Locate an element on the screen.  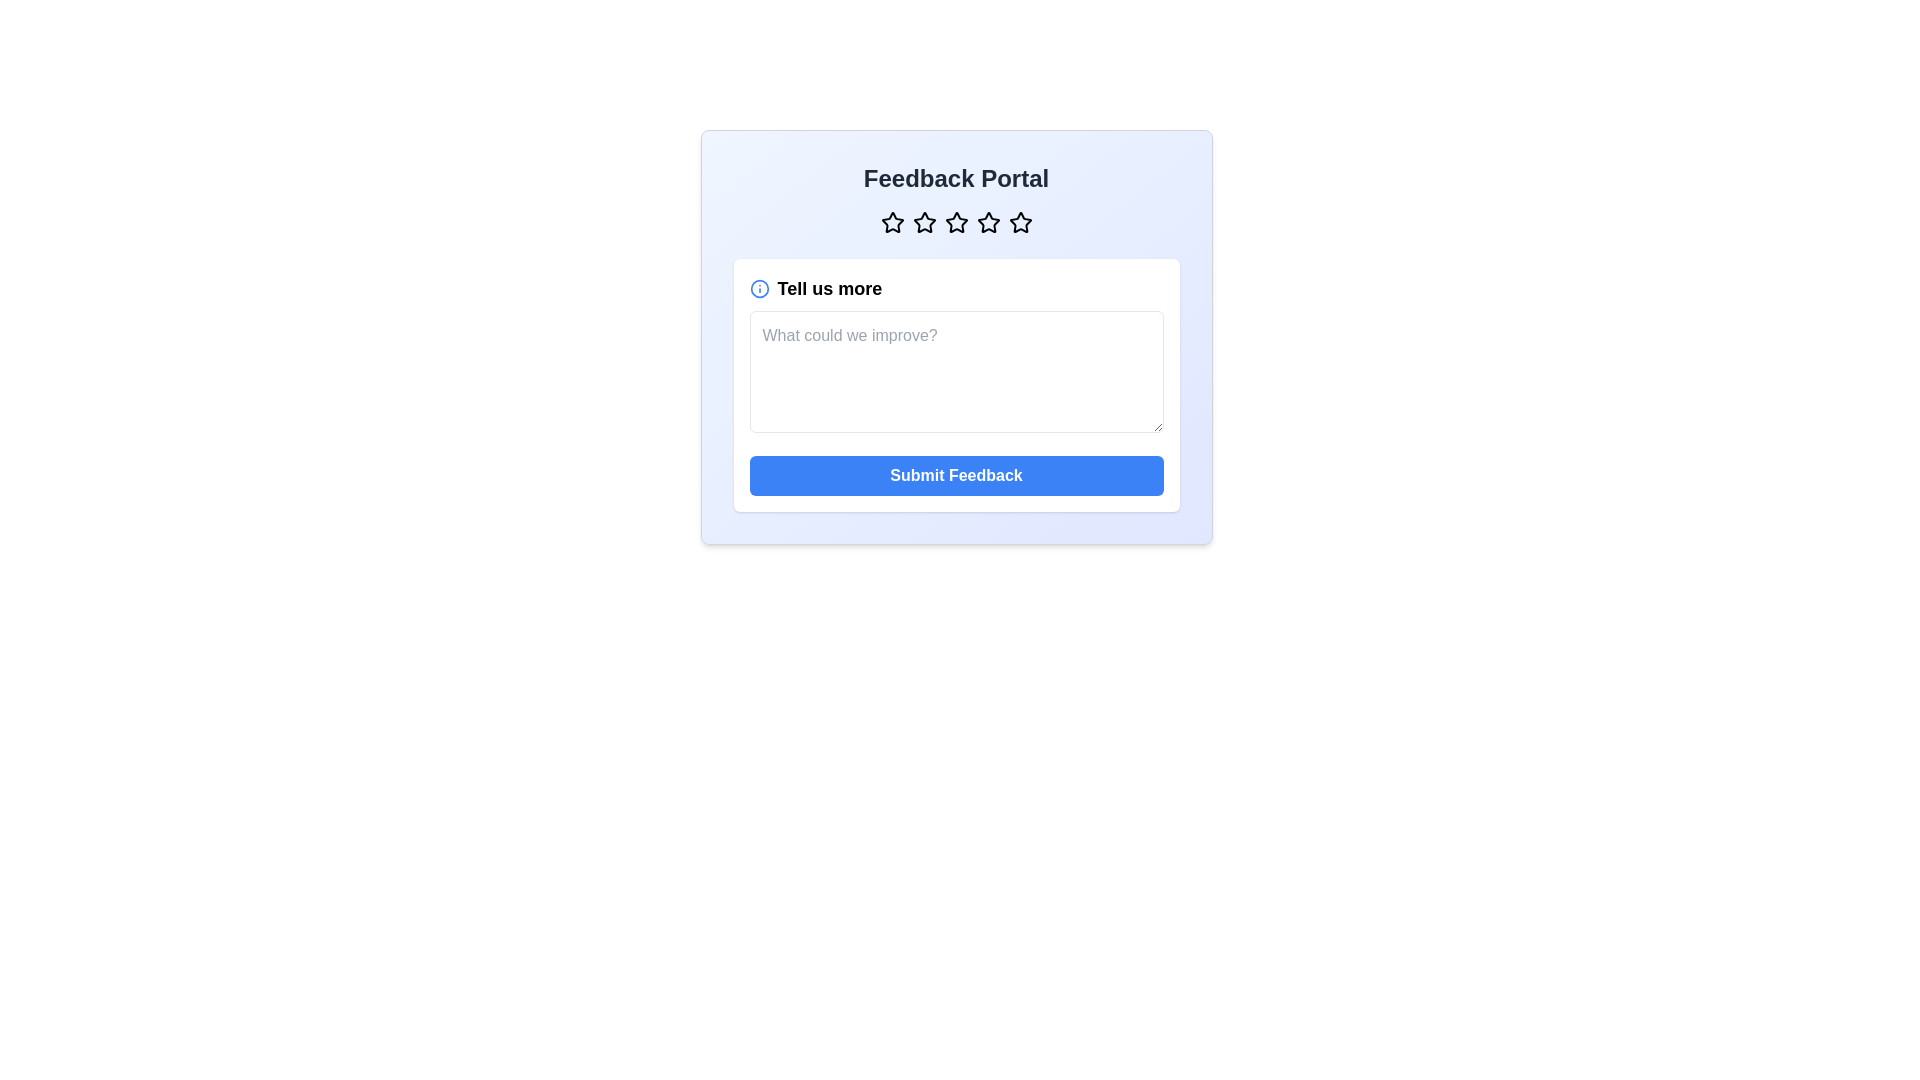
the first clickable rating star icon in the Feedback Portal interface is located at coordinates (891, 223).